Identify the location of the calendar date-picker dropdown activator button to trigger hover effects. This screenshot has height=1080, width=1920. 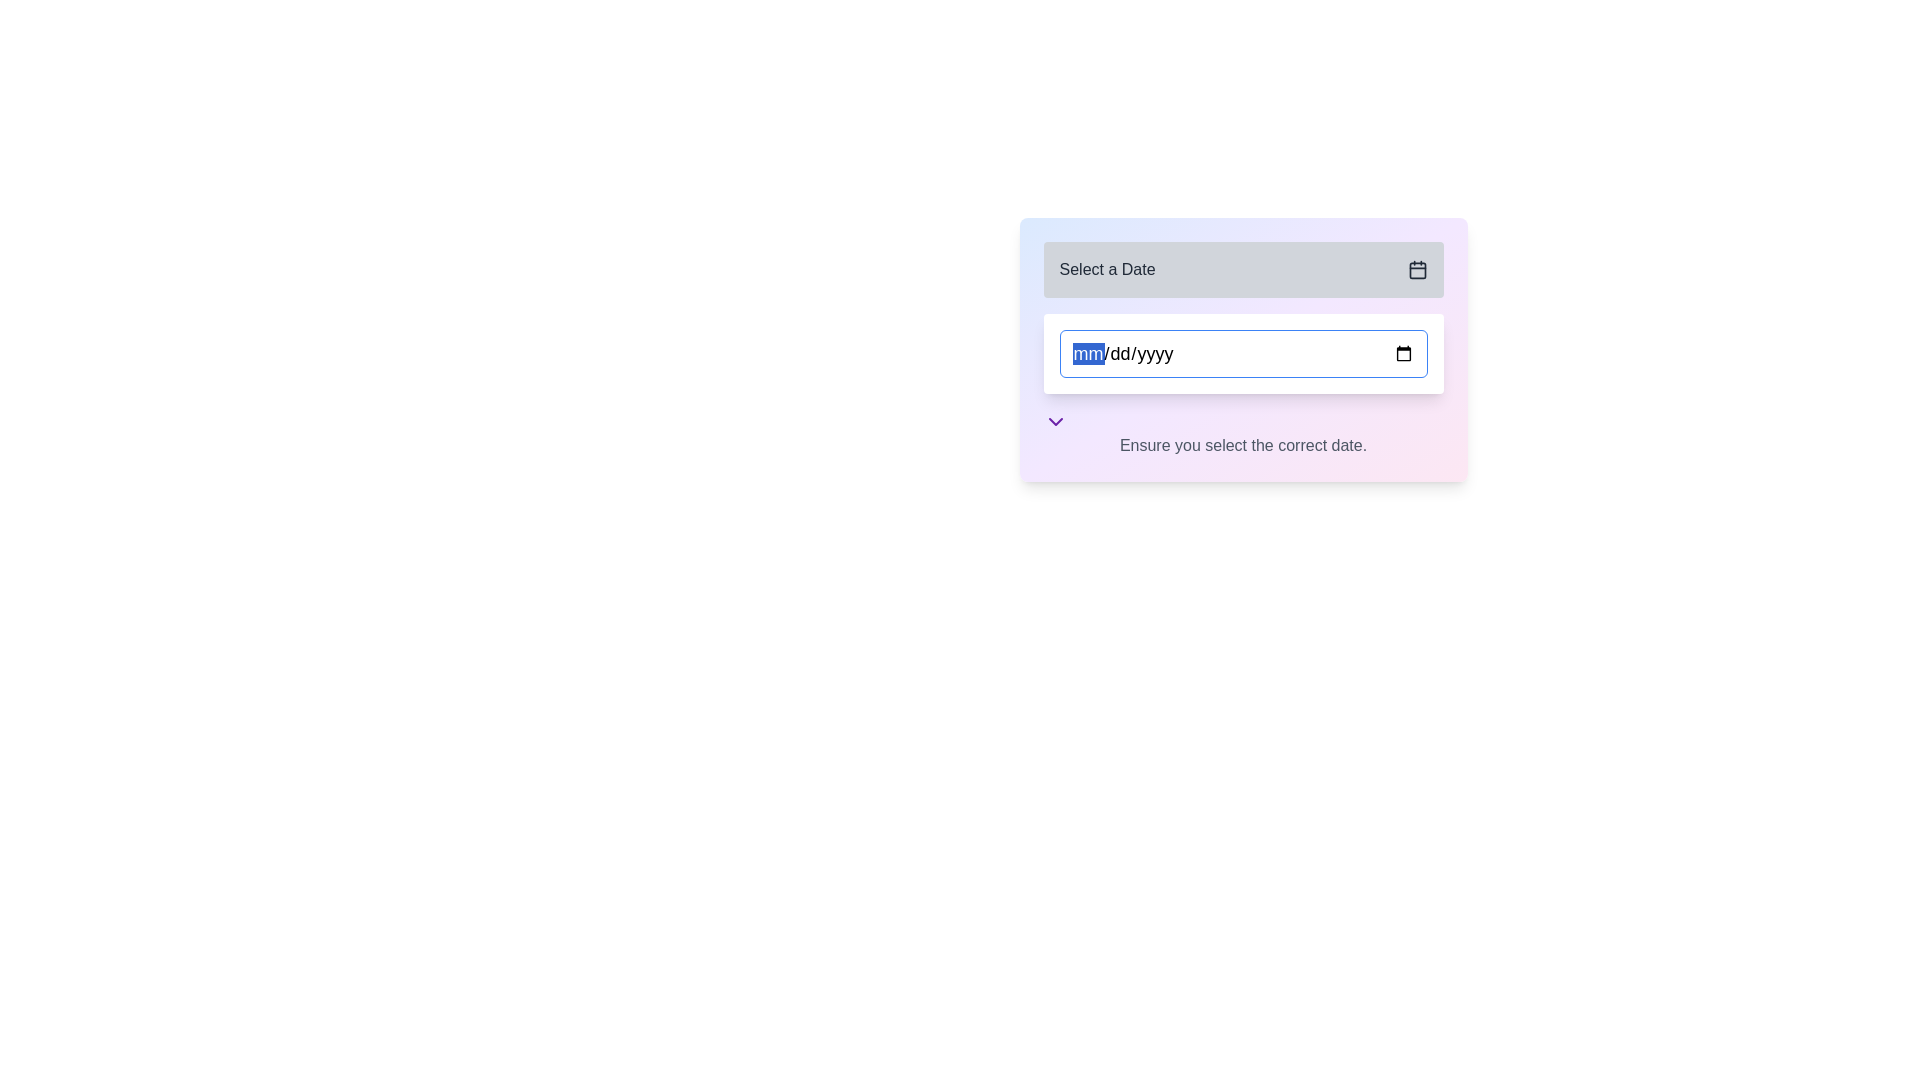
(1242, 270).